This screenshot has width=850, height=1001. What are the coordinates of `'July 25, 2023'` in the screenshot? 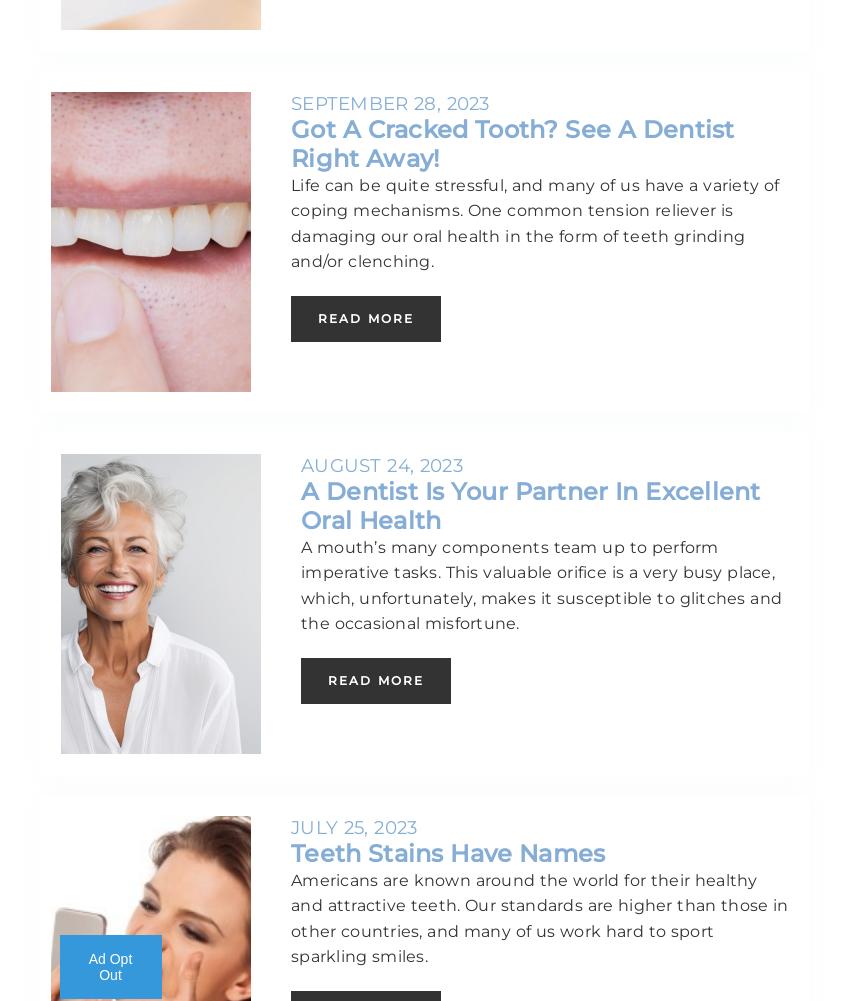 It's located at (353, 825).